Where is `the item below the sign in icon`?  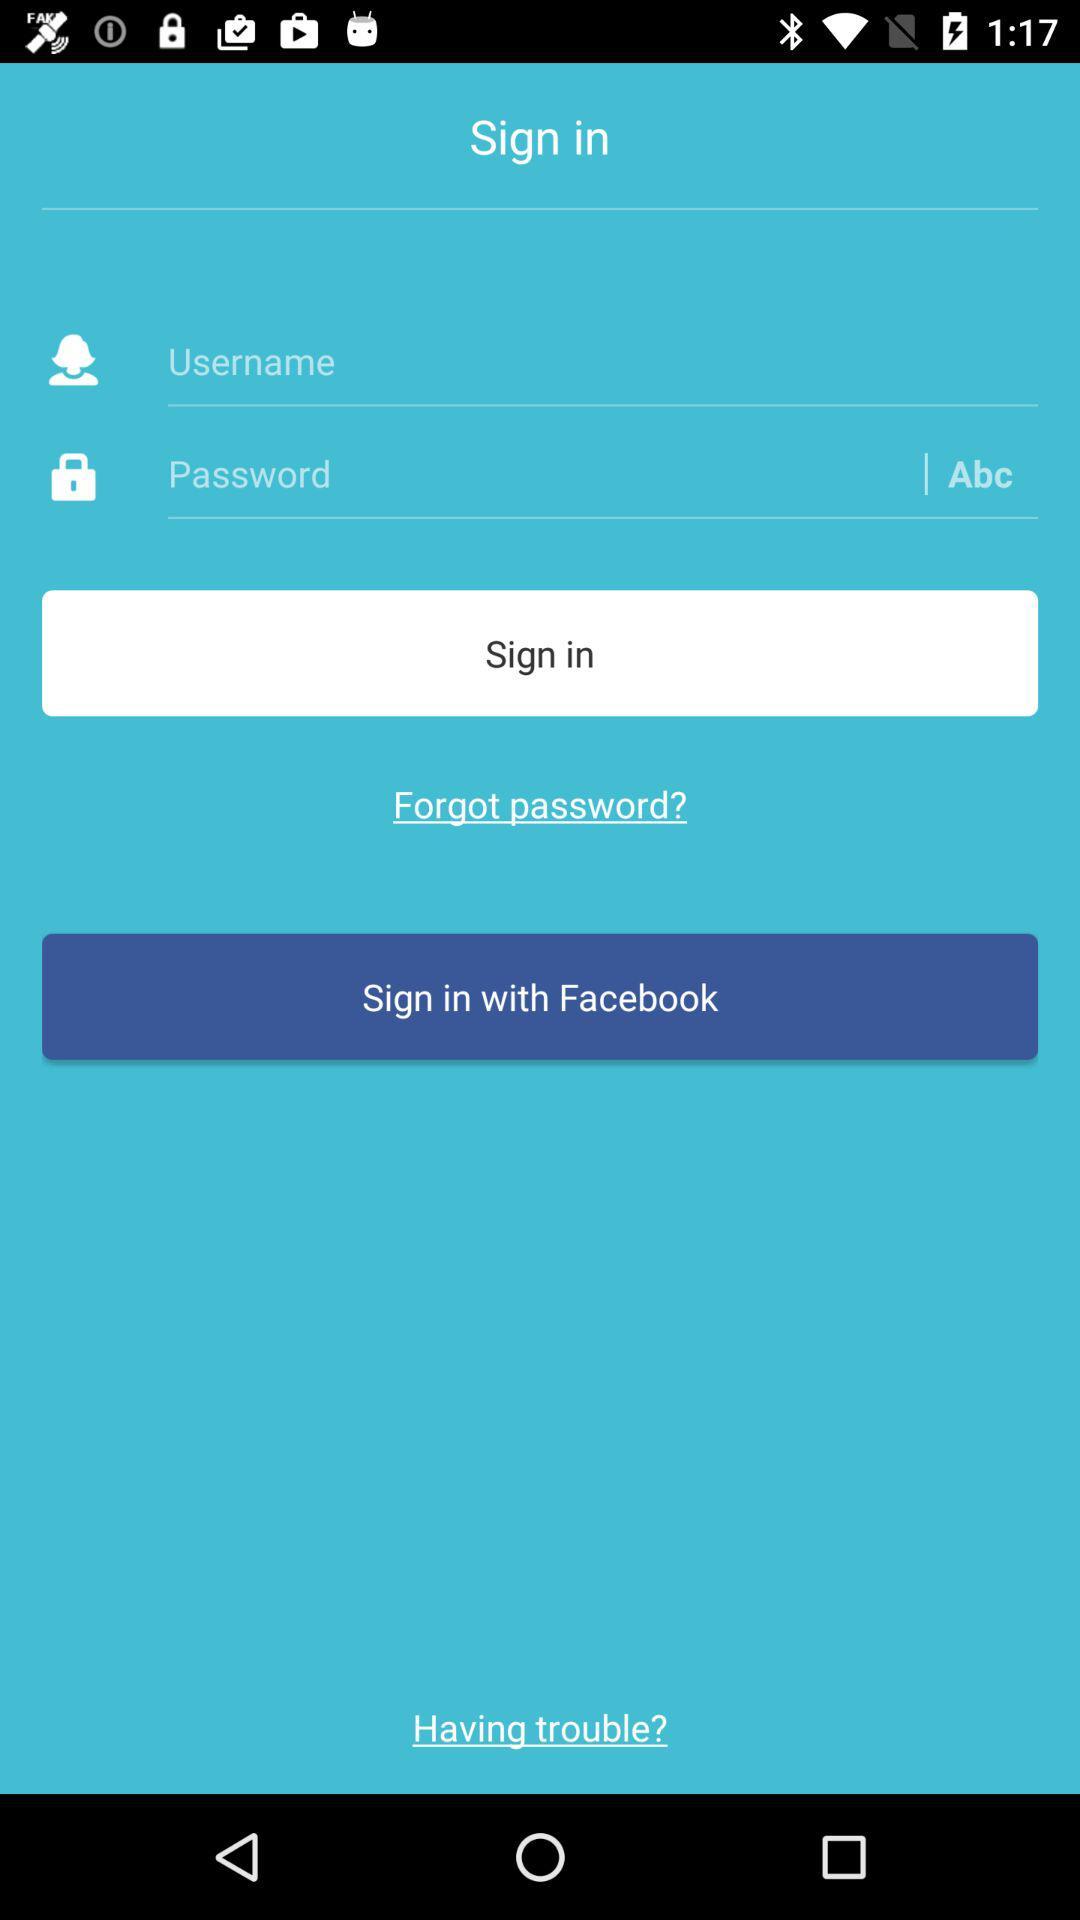
the item below the sign in icon is located at coordinates (540, 804).